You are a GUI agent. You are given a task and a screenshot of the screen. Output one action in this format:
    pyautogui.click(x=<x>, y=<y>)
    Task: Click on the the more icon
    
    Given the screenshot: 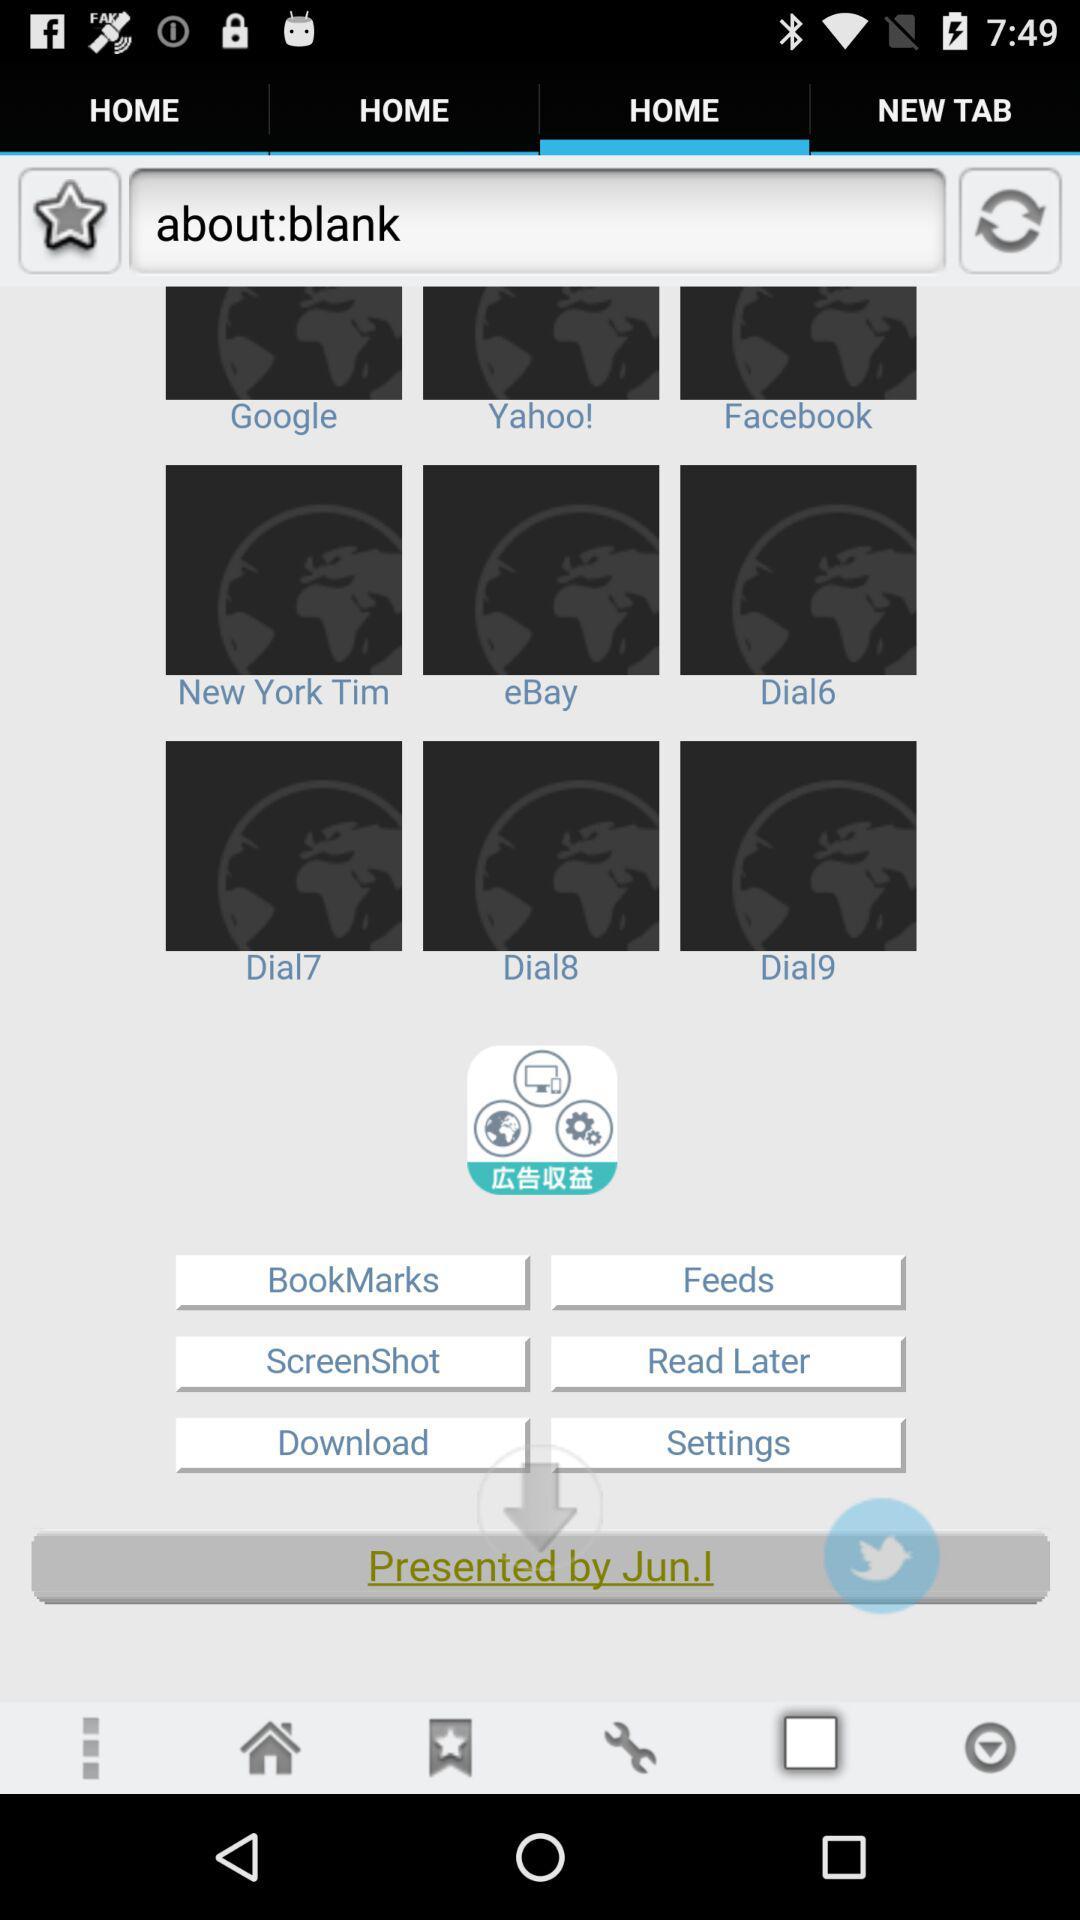 What is the action you would take?
    pyautogui.click(x=88, y=1869)
    